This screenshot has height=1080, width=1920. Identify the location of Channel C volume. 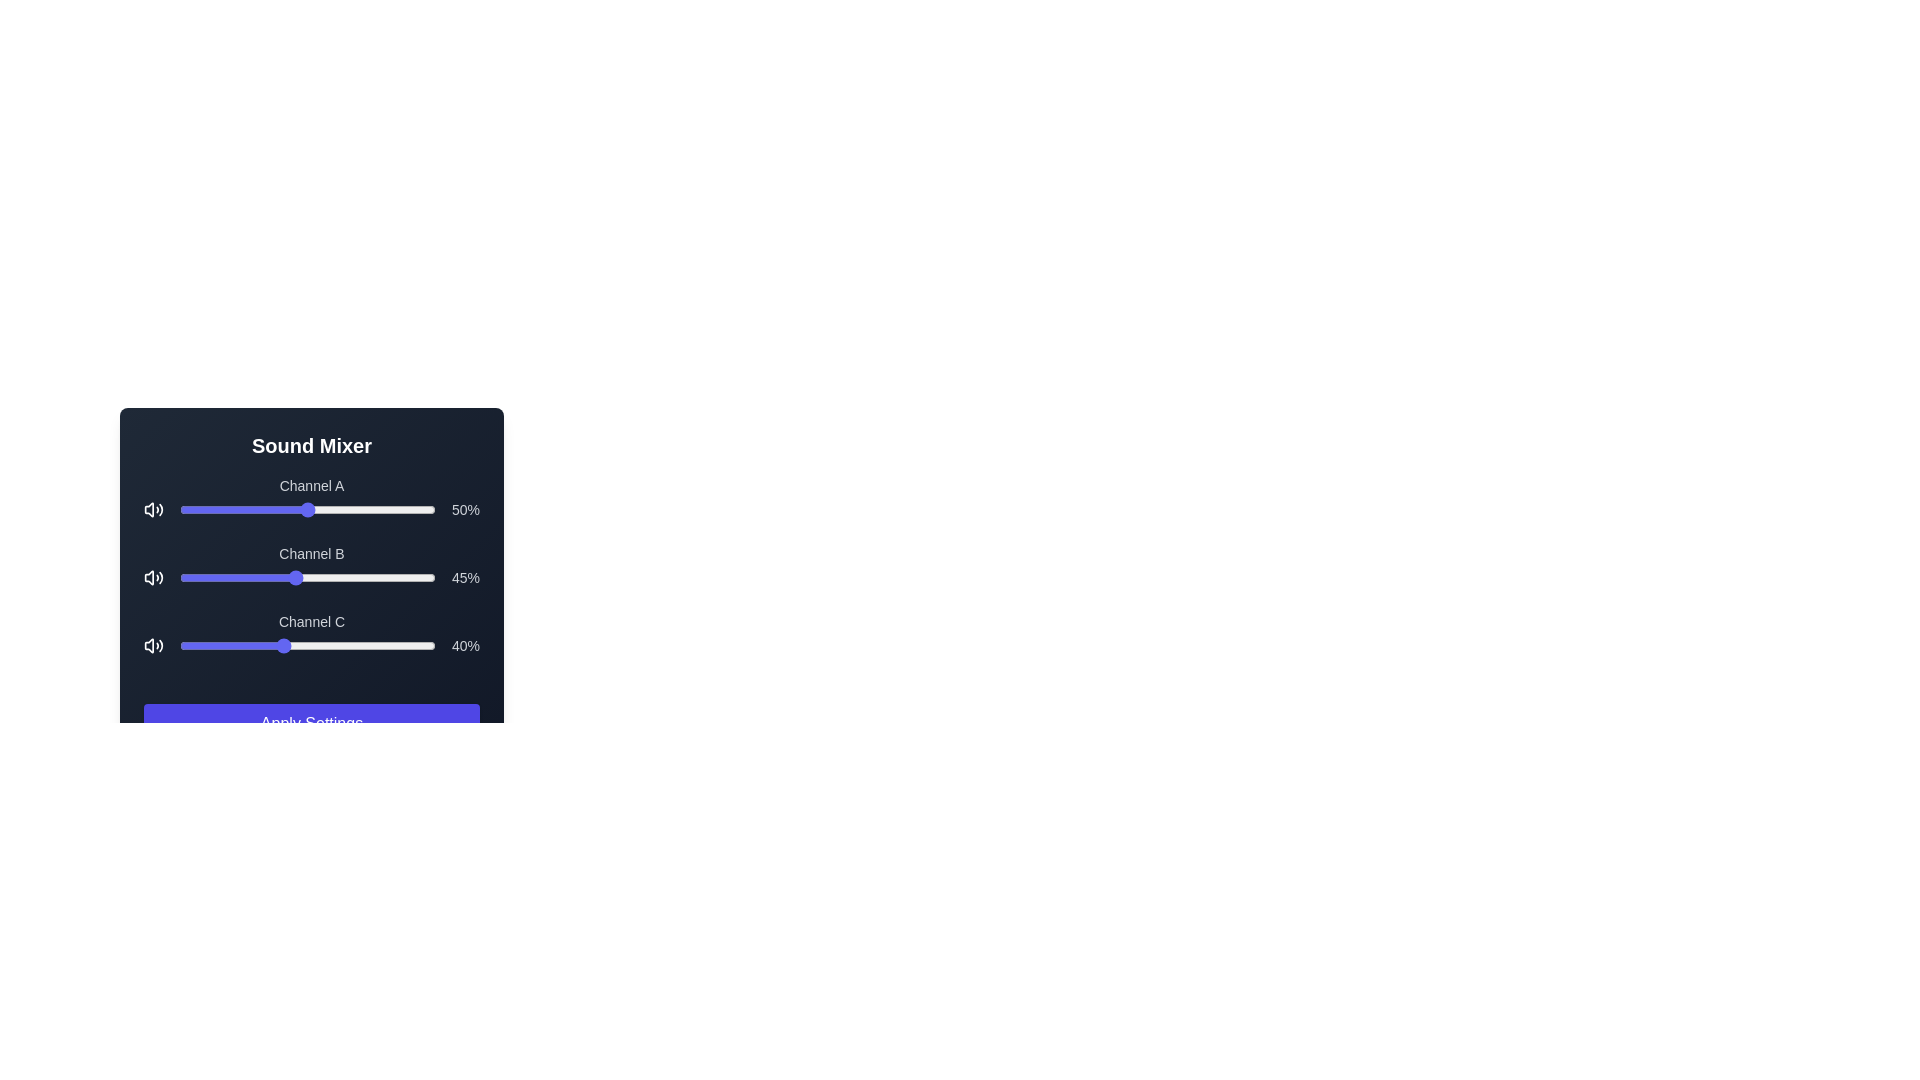
(266, 645).